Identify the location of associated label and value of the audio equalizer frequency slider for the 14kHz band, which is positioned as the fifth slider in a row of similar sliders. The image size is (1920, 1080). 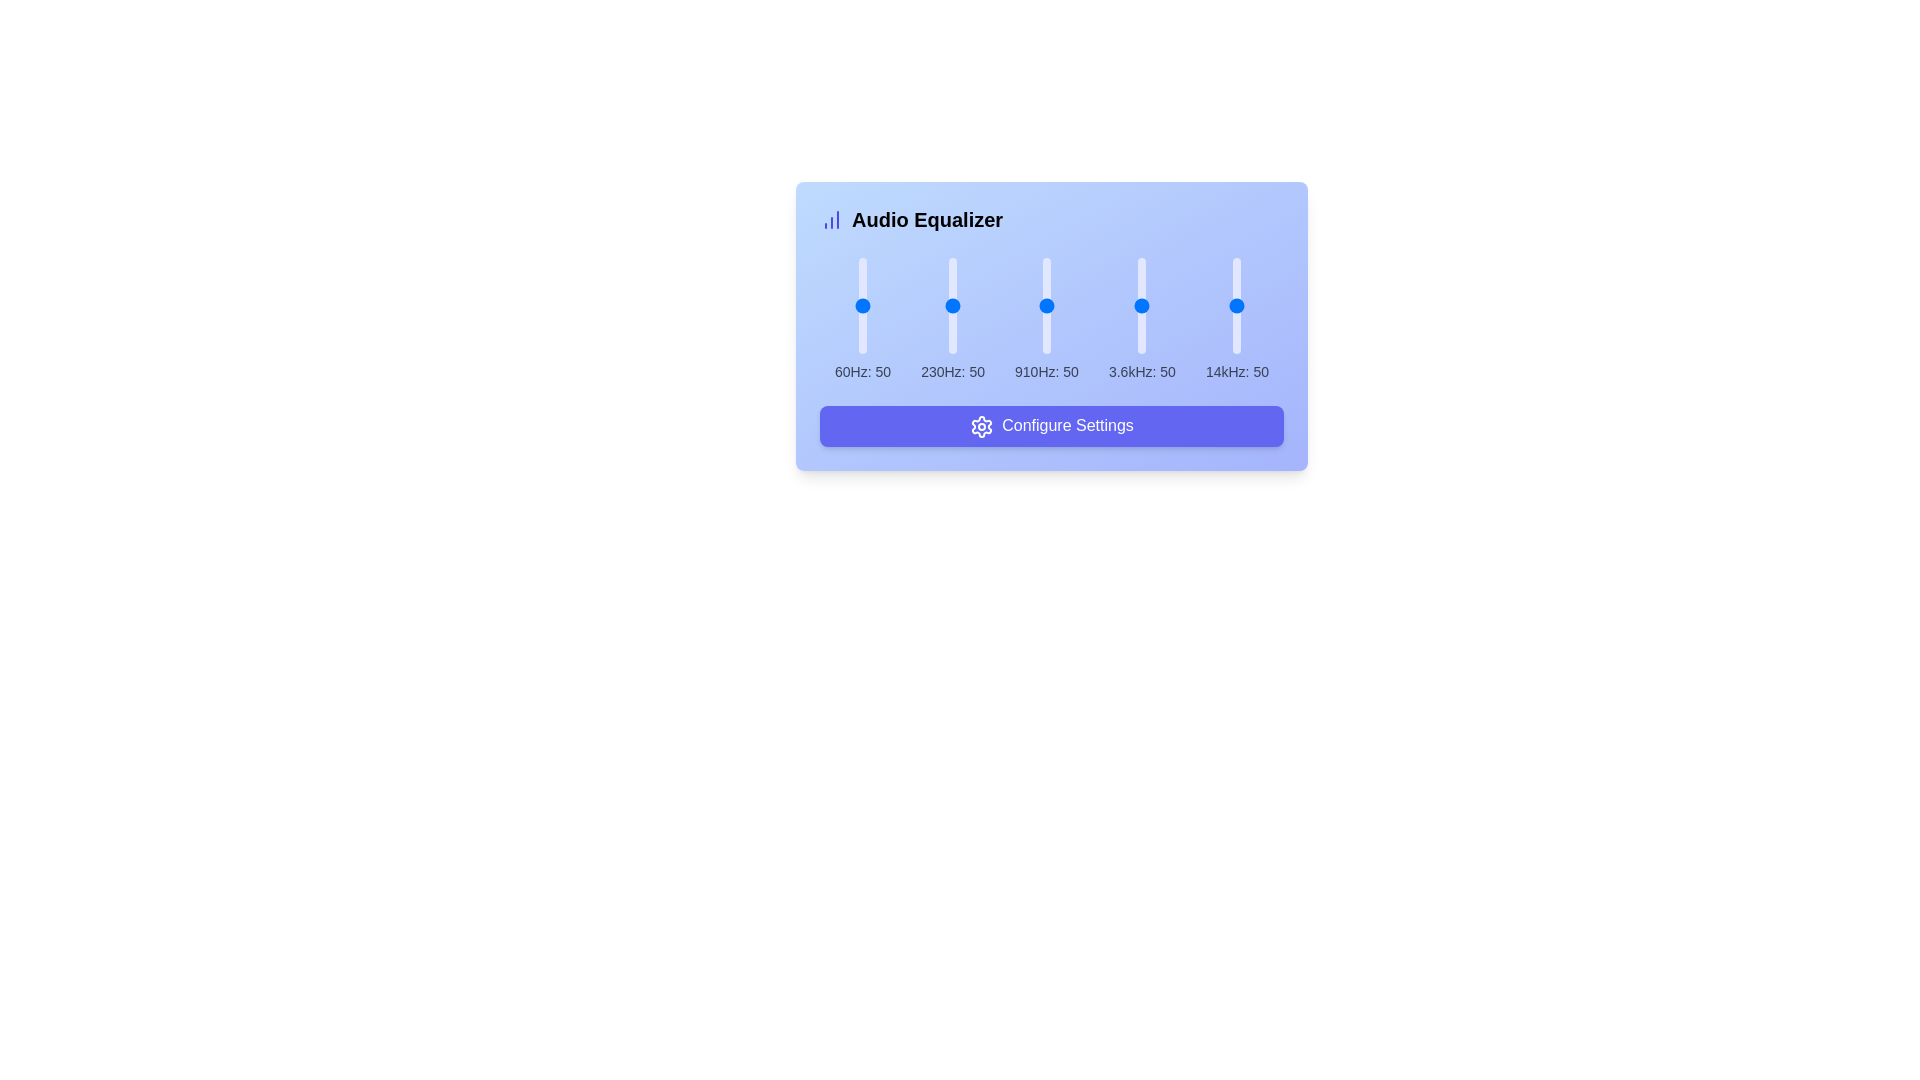
(1236, 319).